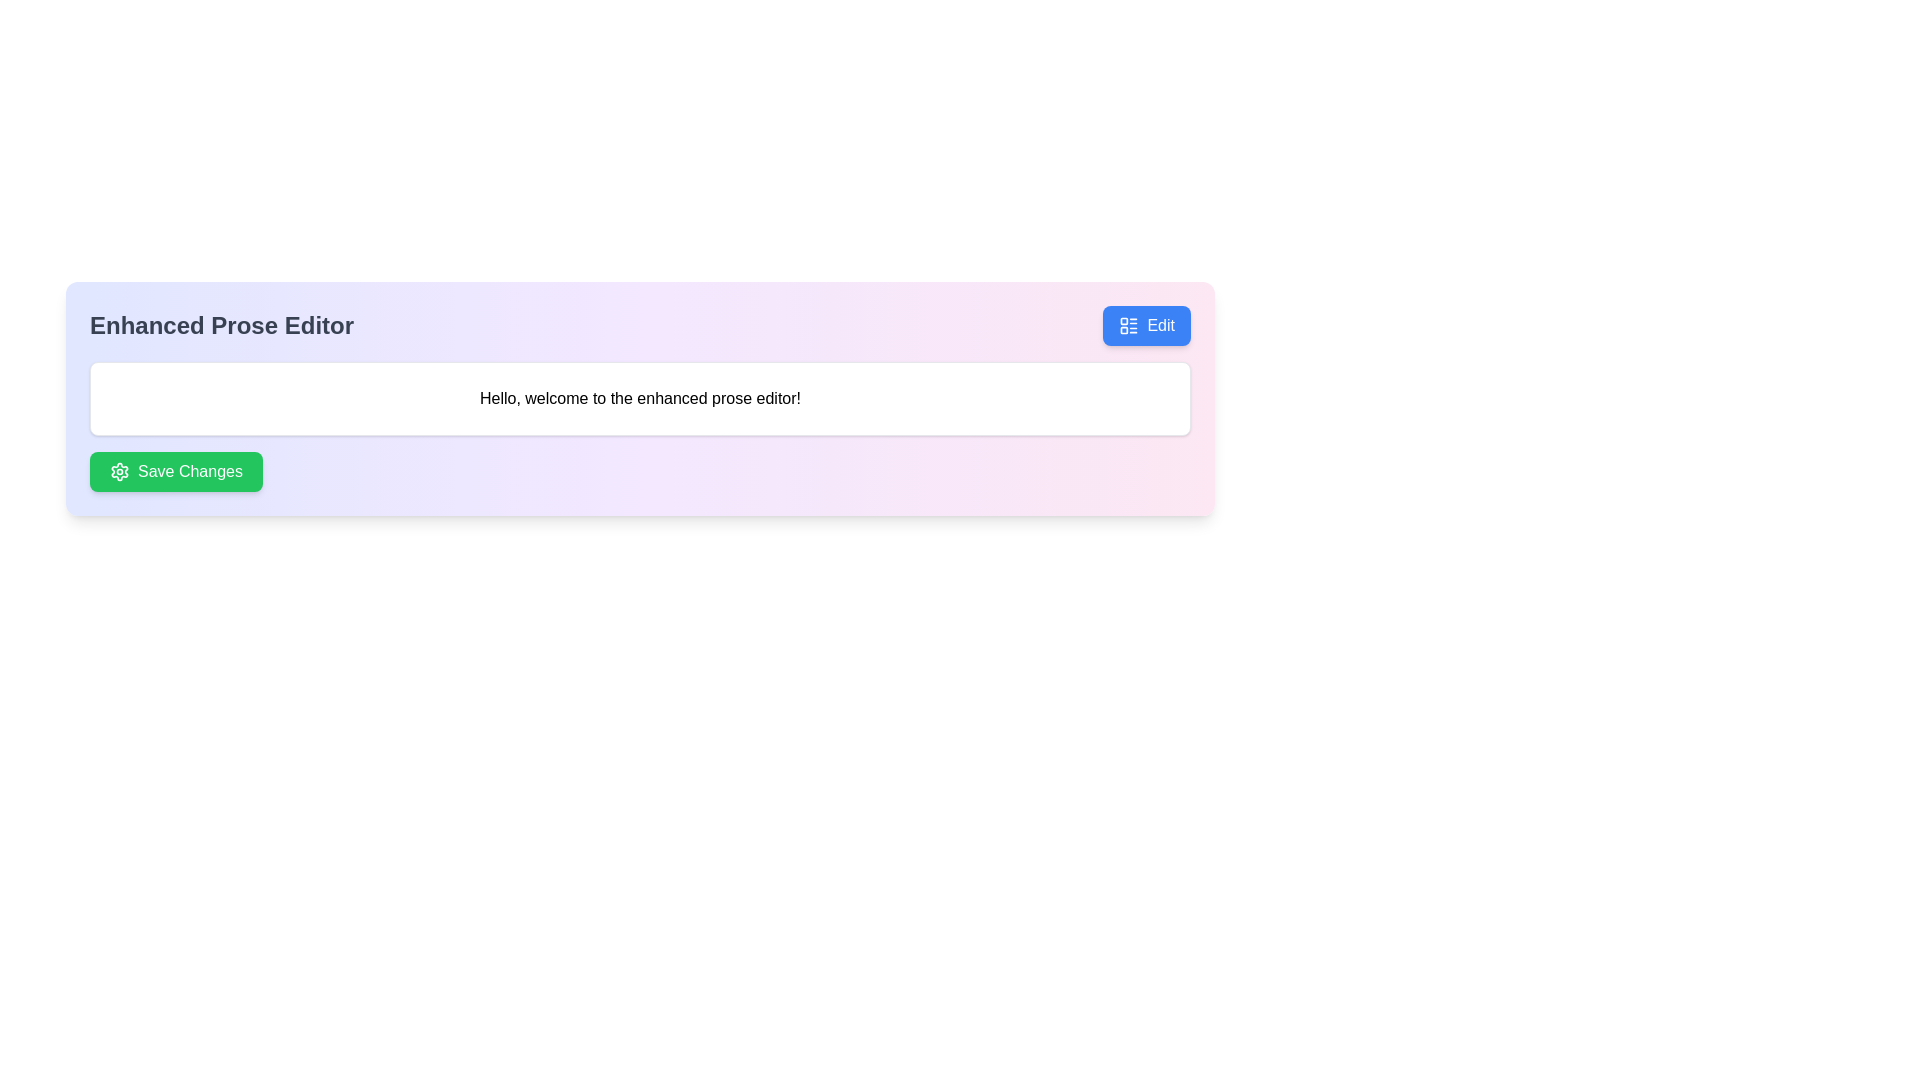 Image resolution: width=1920 pixels, height=1080 pixels. Describe the element at coordinates (176, 471) in the screenshot. I see `the 'Save Changes' button with a green background and a settings gear icon` at that location.